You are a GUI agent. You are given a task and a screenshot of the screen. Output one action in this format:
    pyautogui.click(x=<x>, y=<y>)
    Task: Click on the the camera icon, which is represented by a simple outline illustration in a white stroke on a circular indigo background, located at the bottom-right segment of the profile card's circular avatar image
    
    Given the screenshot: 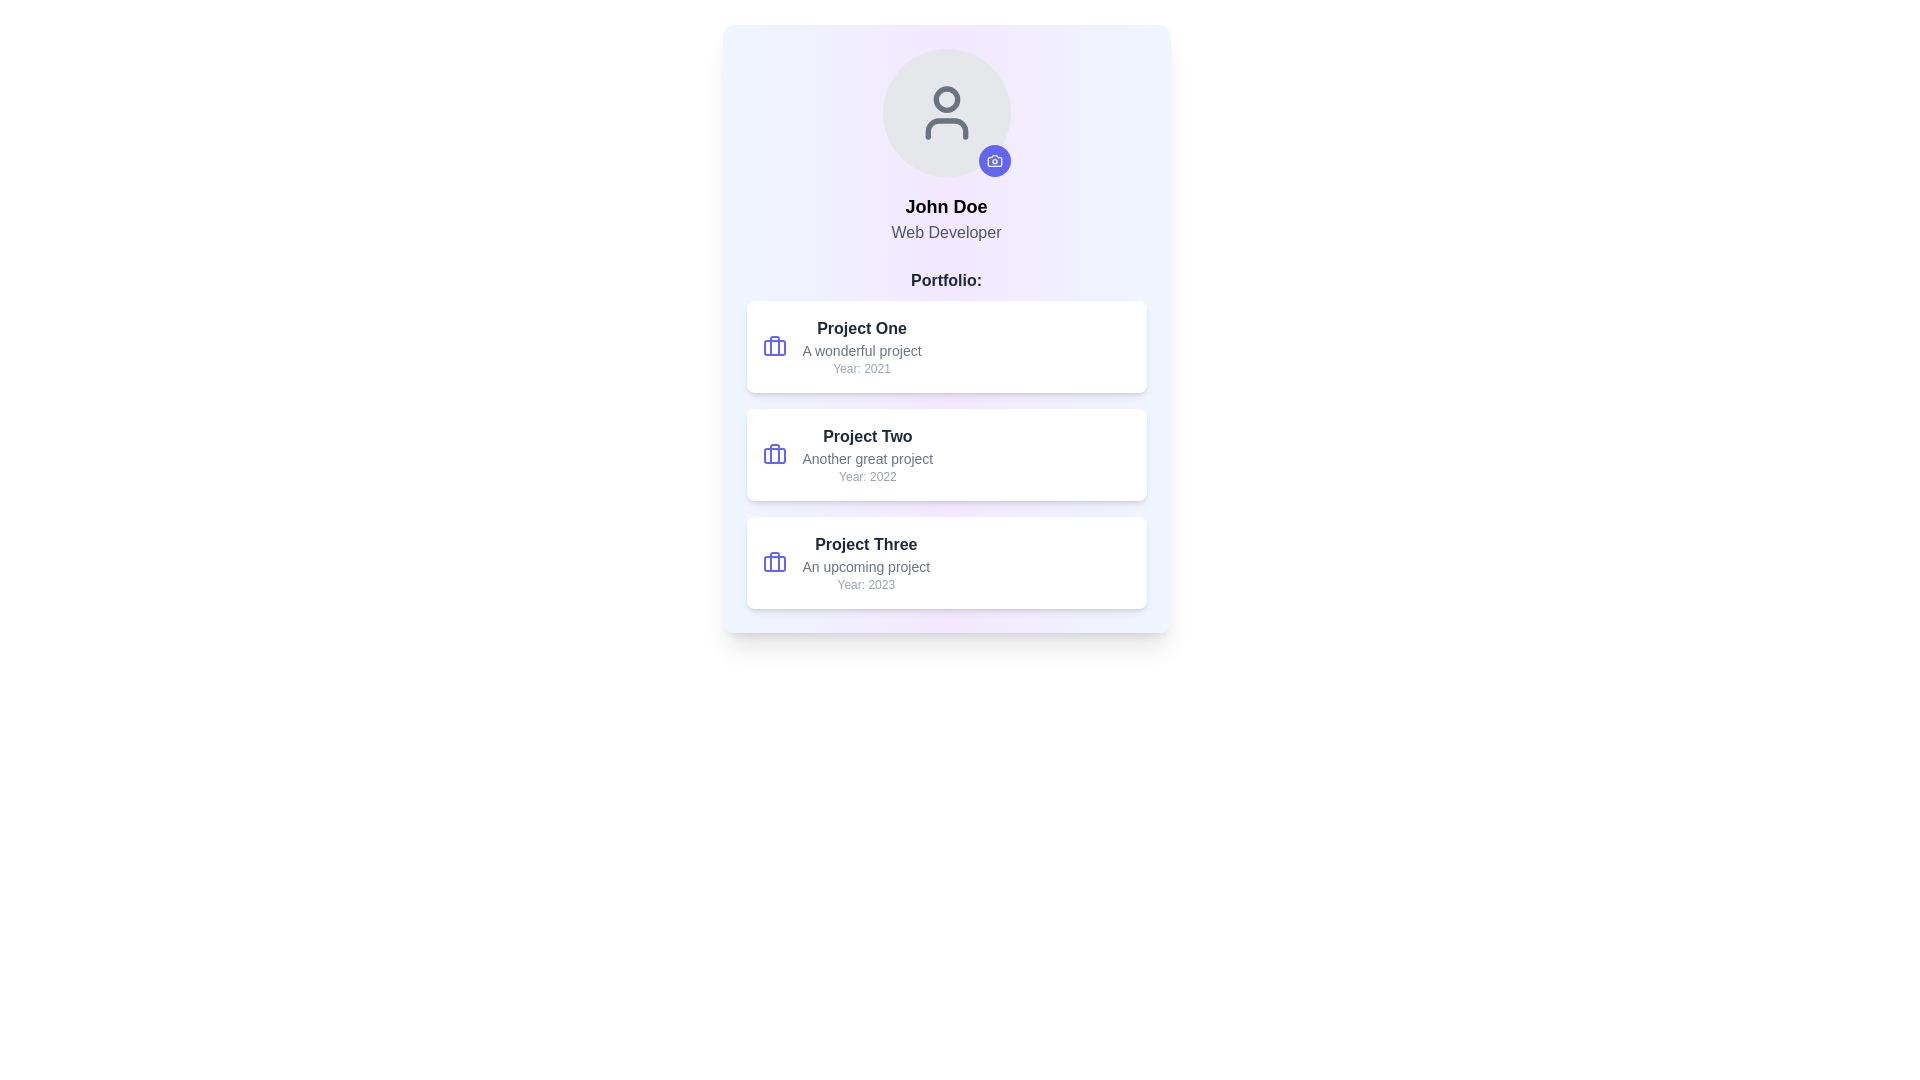 What is the action you would take?
    pyautogui.click(x=994, y=160)
    